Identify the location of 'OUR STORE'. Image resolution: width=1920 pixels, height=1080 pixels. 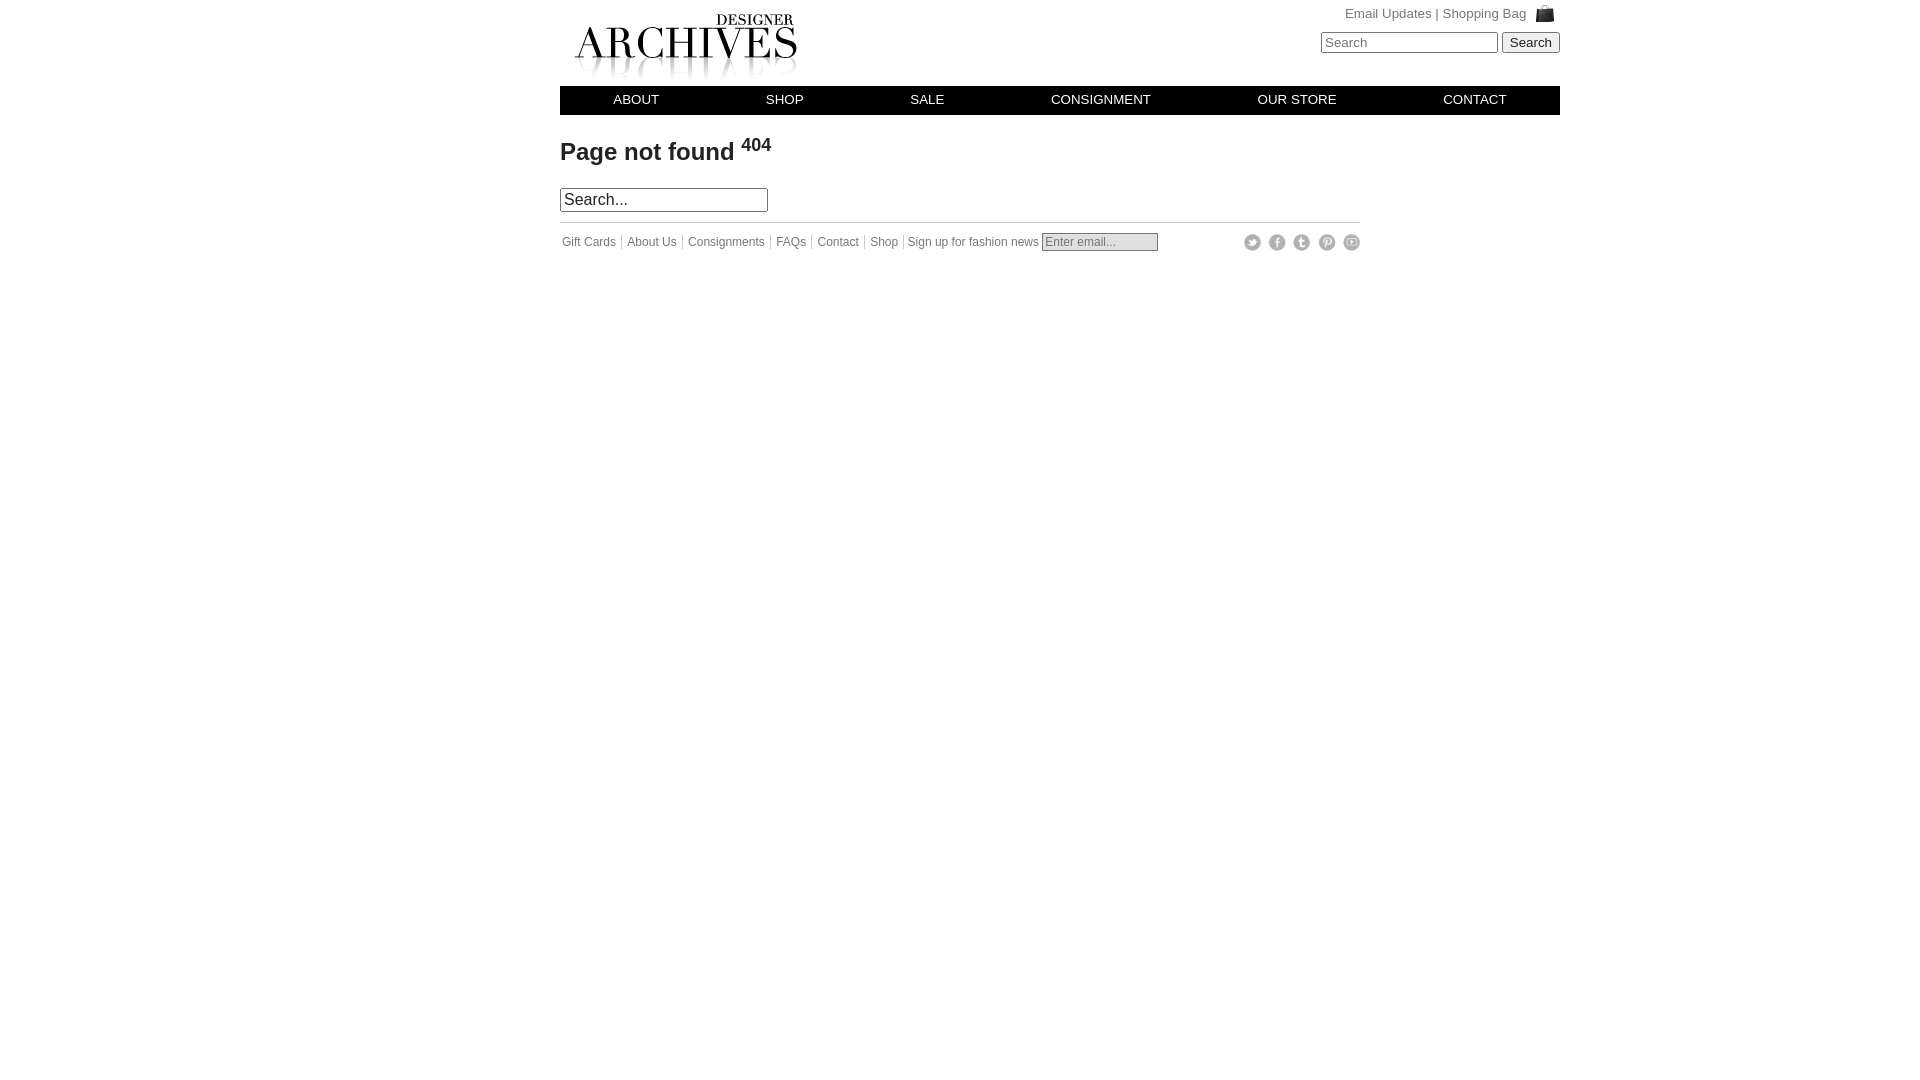
(1297, 100).